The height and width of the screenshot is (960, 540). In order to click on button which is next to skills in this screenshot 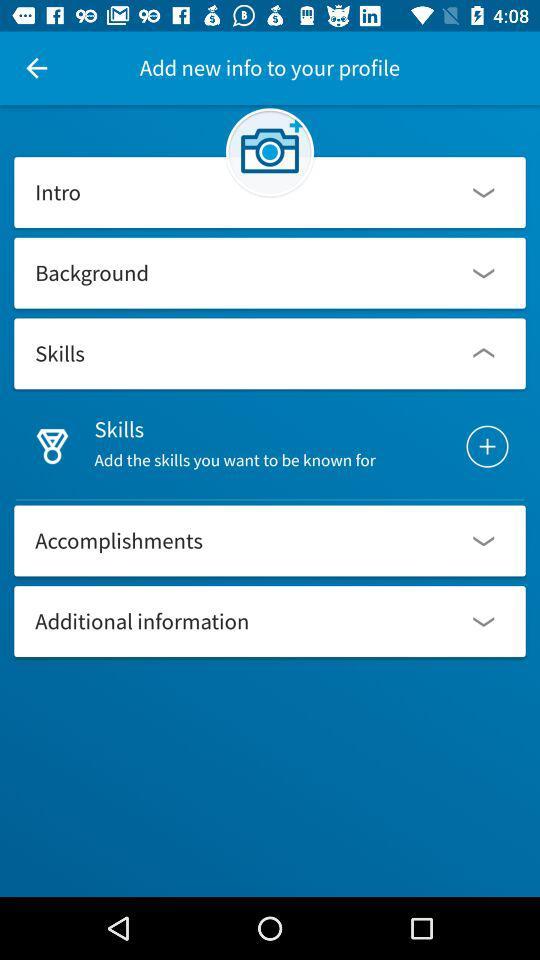, I will do `click(486, 446)`.